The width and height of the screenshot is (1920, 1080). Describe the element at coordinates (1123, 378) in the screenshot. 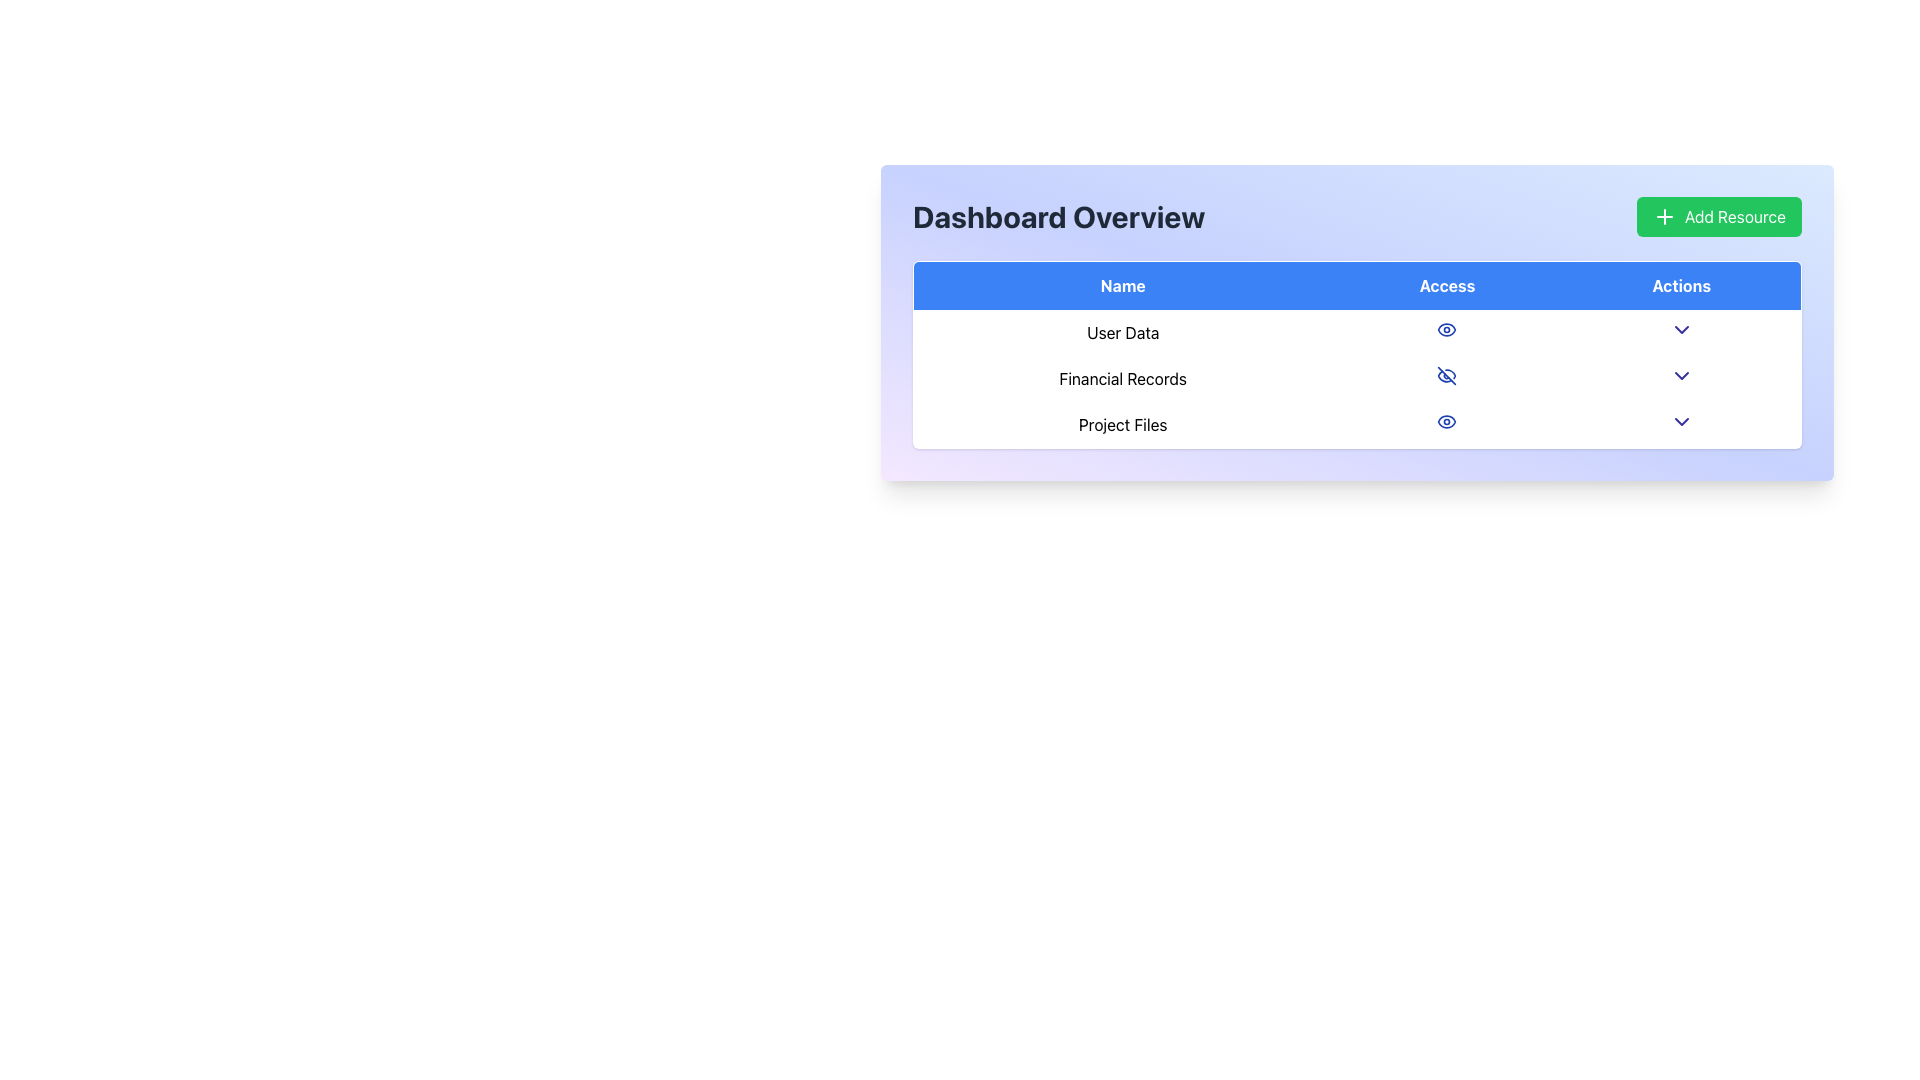

I see `the 'Financial Records' text label located in the second row of the table under the 'Name' column within the 'Dashboard Overview' card` at that location.